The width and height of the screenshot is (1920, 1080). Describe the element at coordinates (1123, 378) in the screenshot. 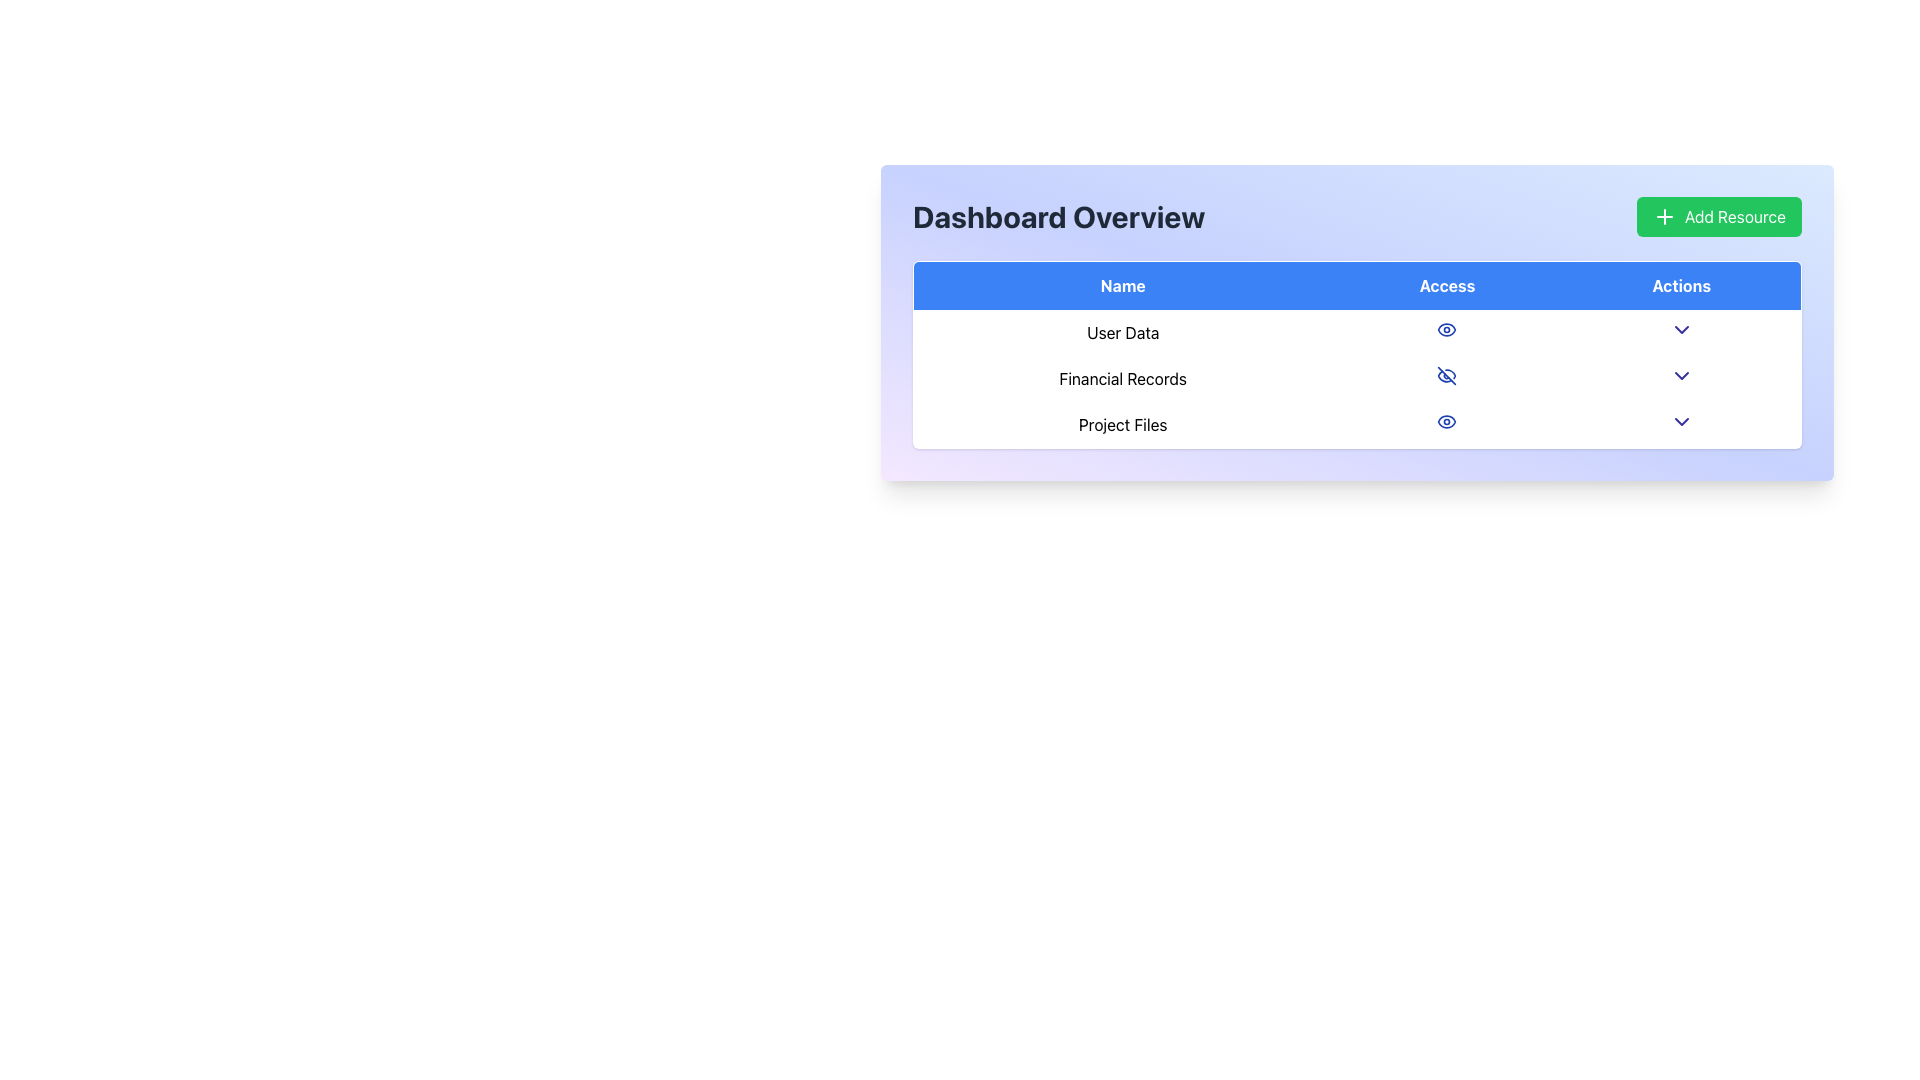

I see `the 'Financial Records' text label located in the second row of the table under the 'Name' column within the 'Dashboard Overview' card` at that location.